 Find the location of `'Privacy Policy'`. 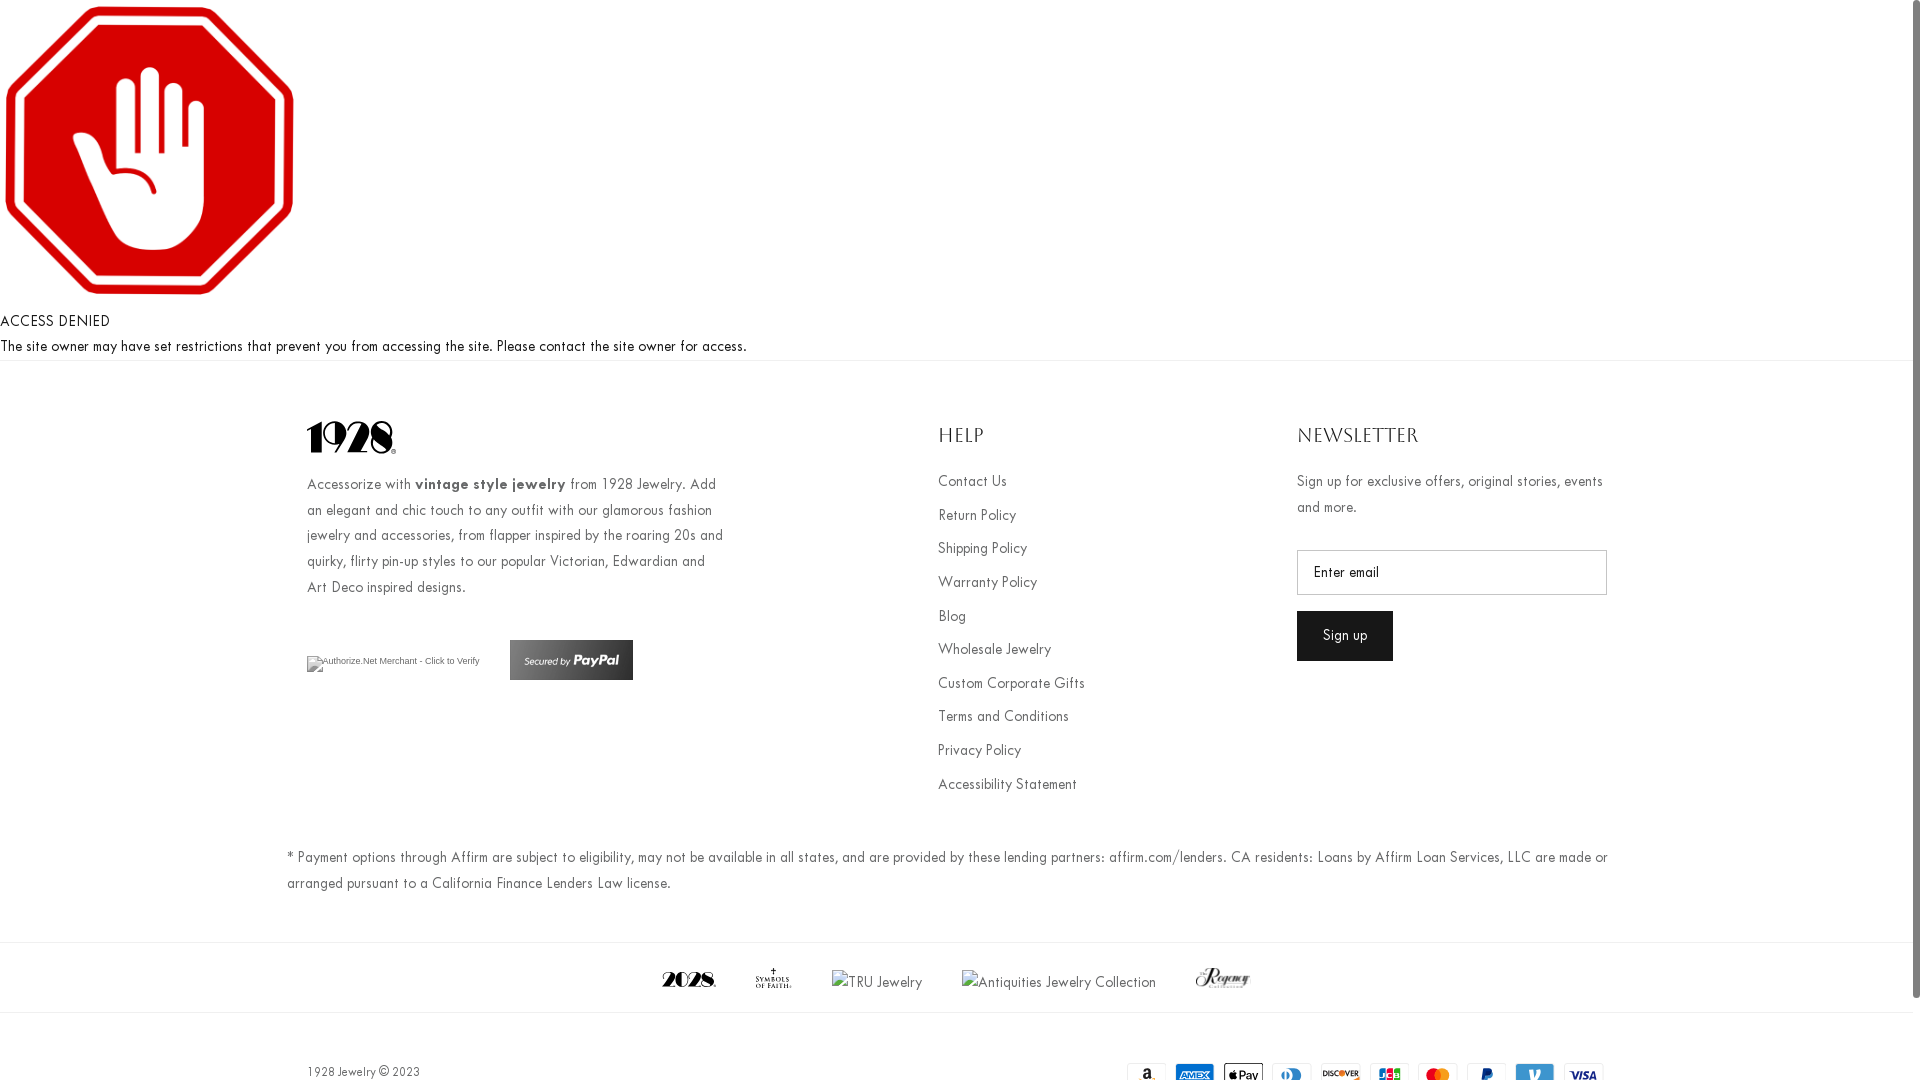

'Privacy Policy' is located at coordinates (979, 750).